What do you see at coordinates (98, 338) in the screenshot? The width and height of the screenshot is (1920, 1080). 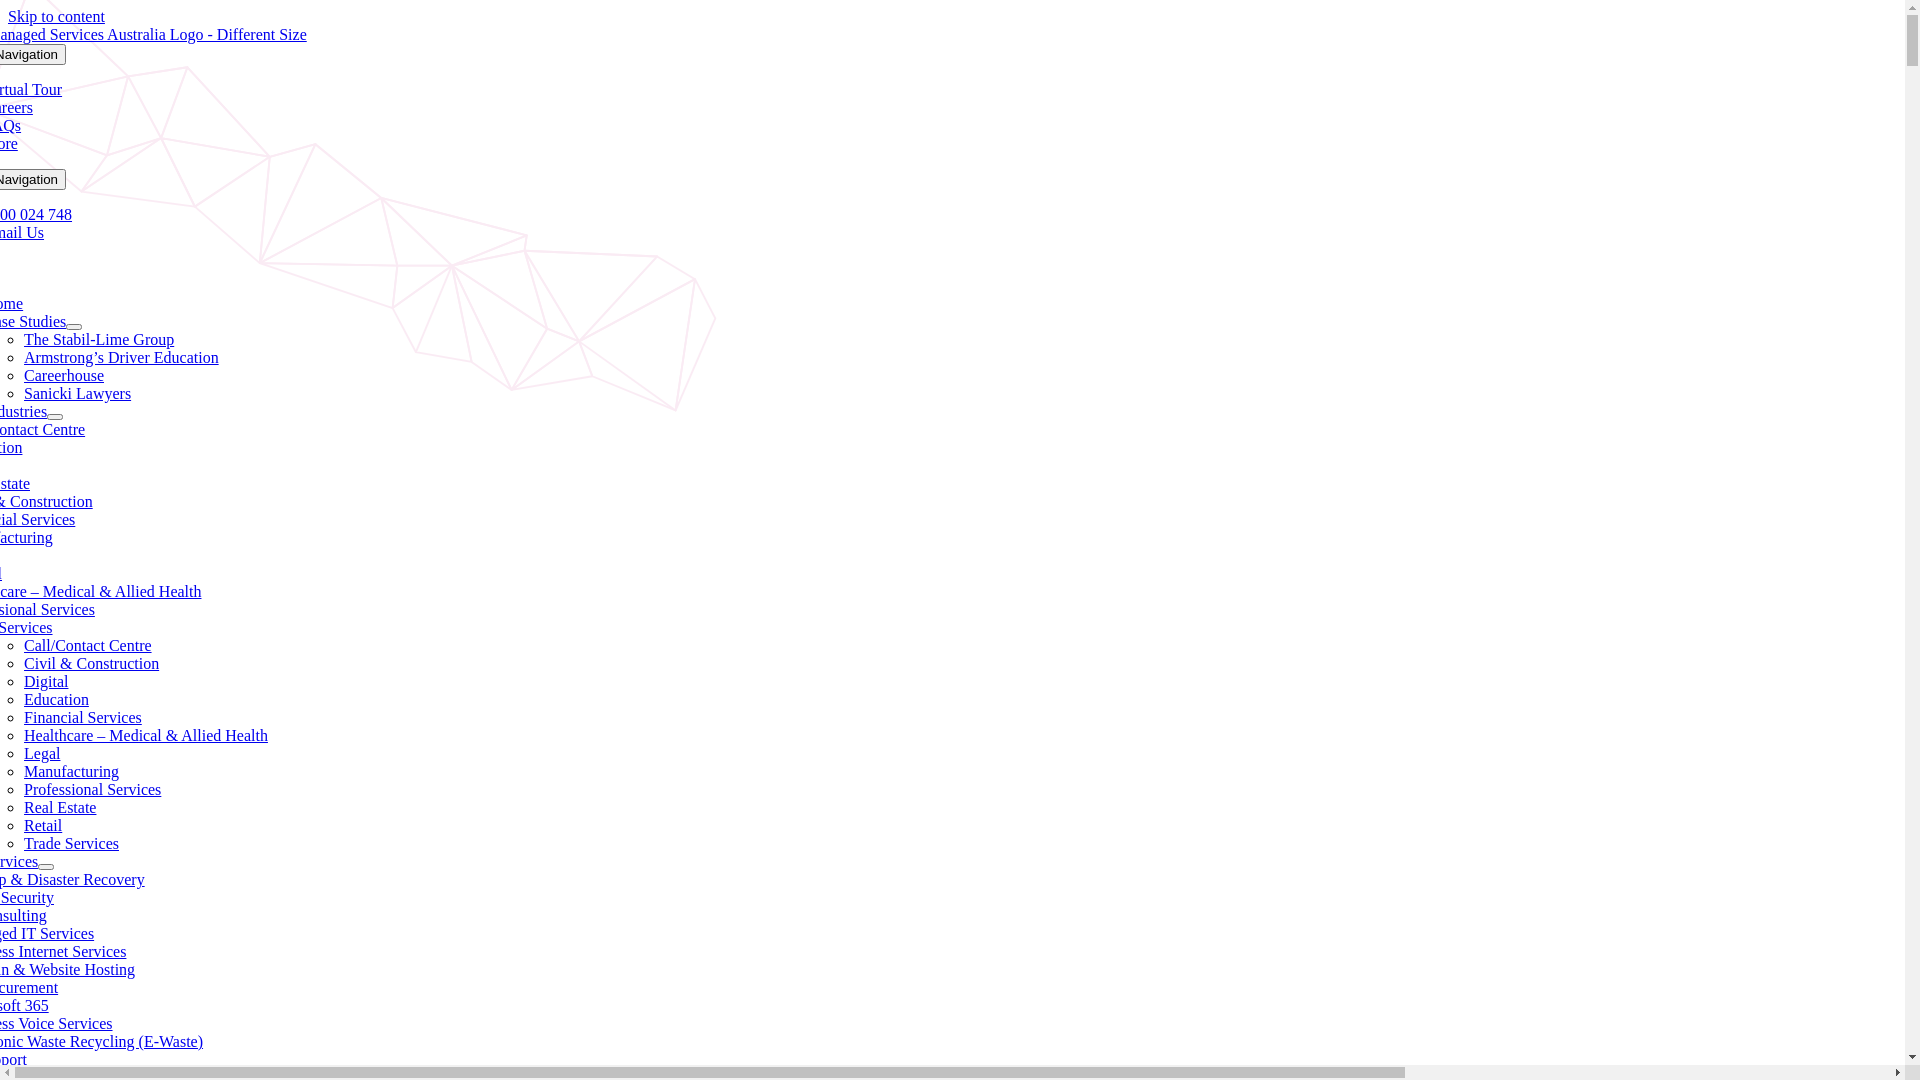 I see `'The Stabil-Lime Group'` at bounding box center [98, 338].